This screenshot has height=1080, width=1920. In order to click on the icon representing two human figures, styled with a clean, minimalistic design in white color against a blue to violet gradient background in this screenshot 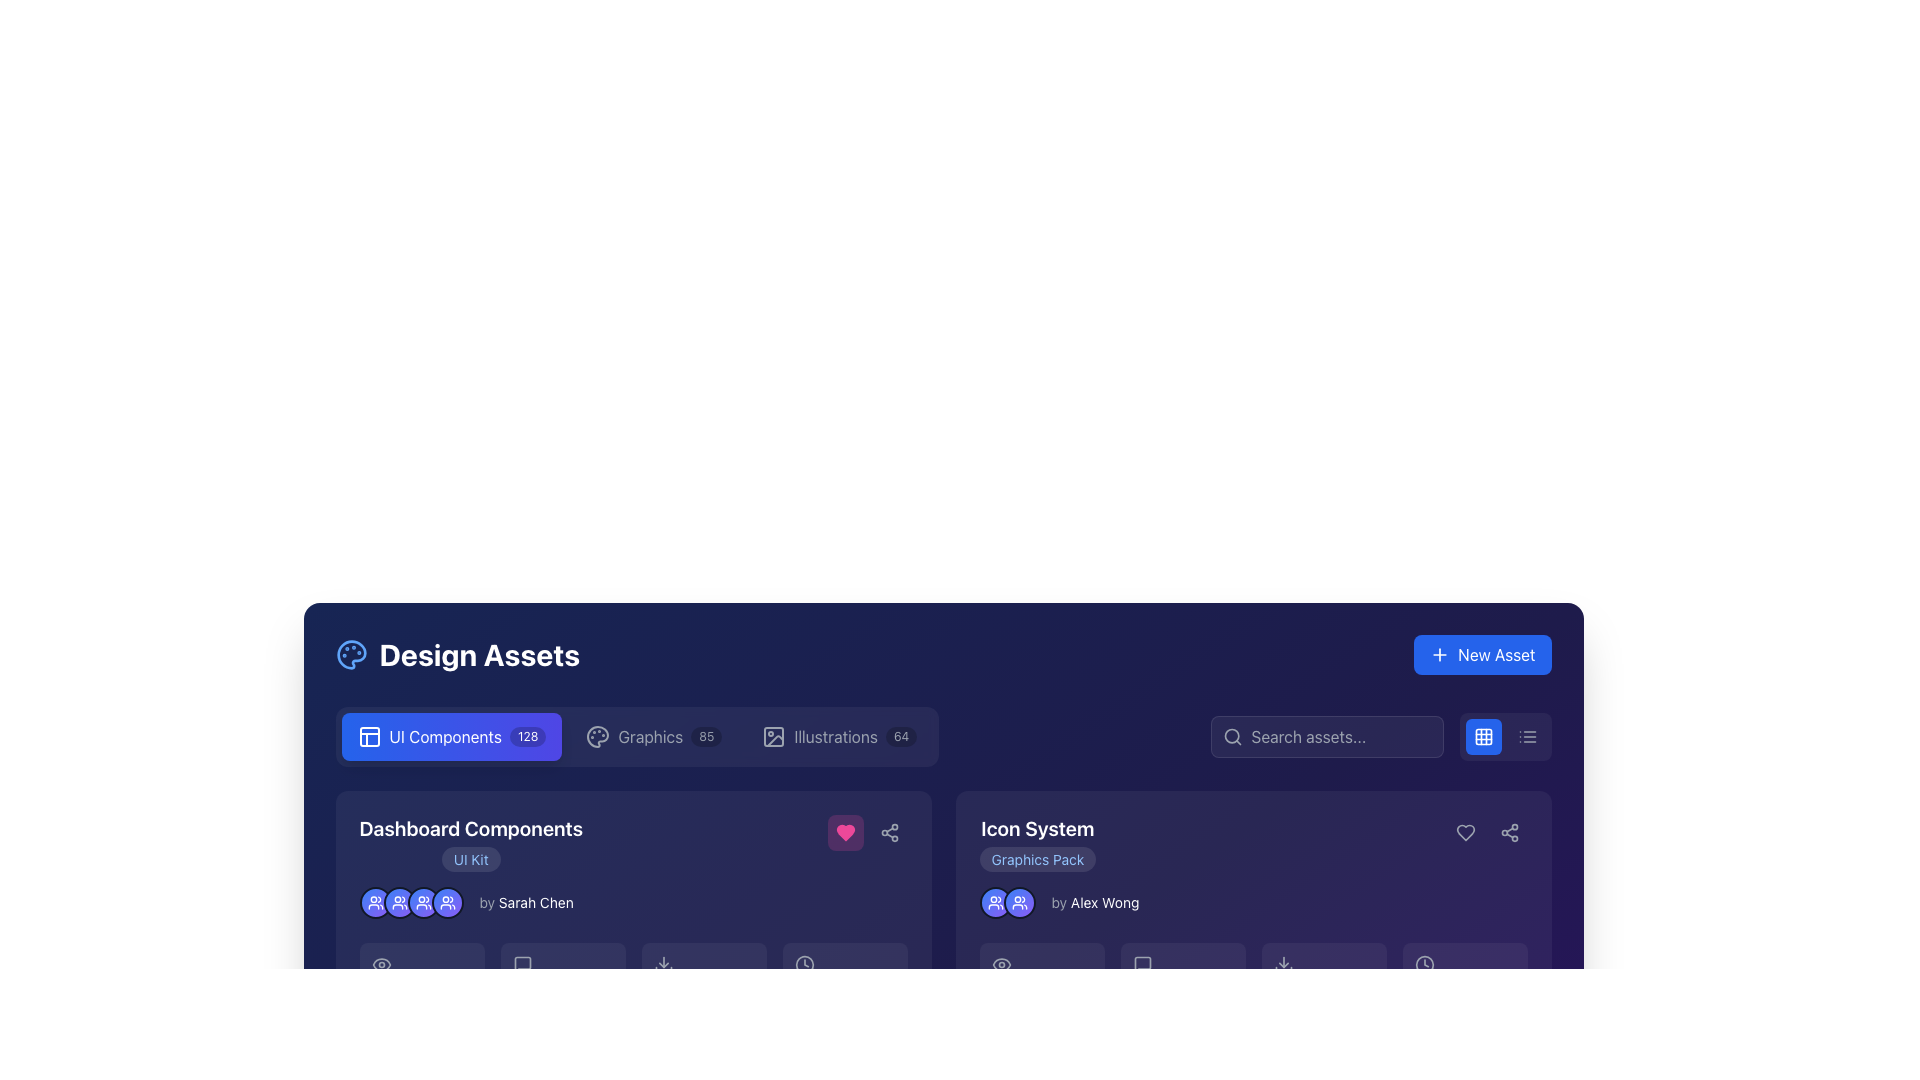, I will do `click(422, 902)`.